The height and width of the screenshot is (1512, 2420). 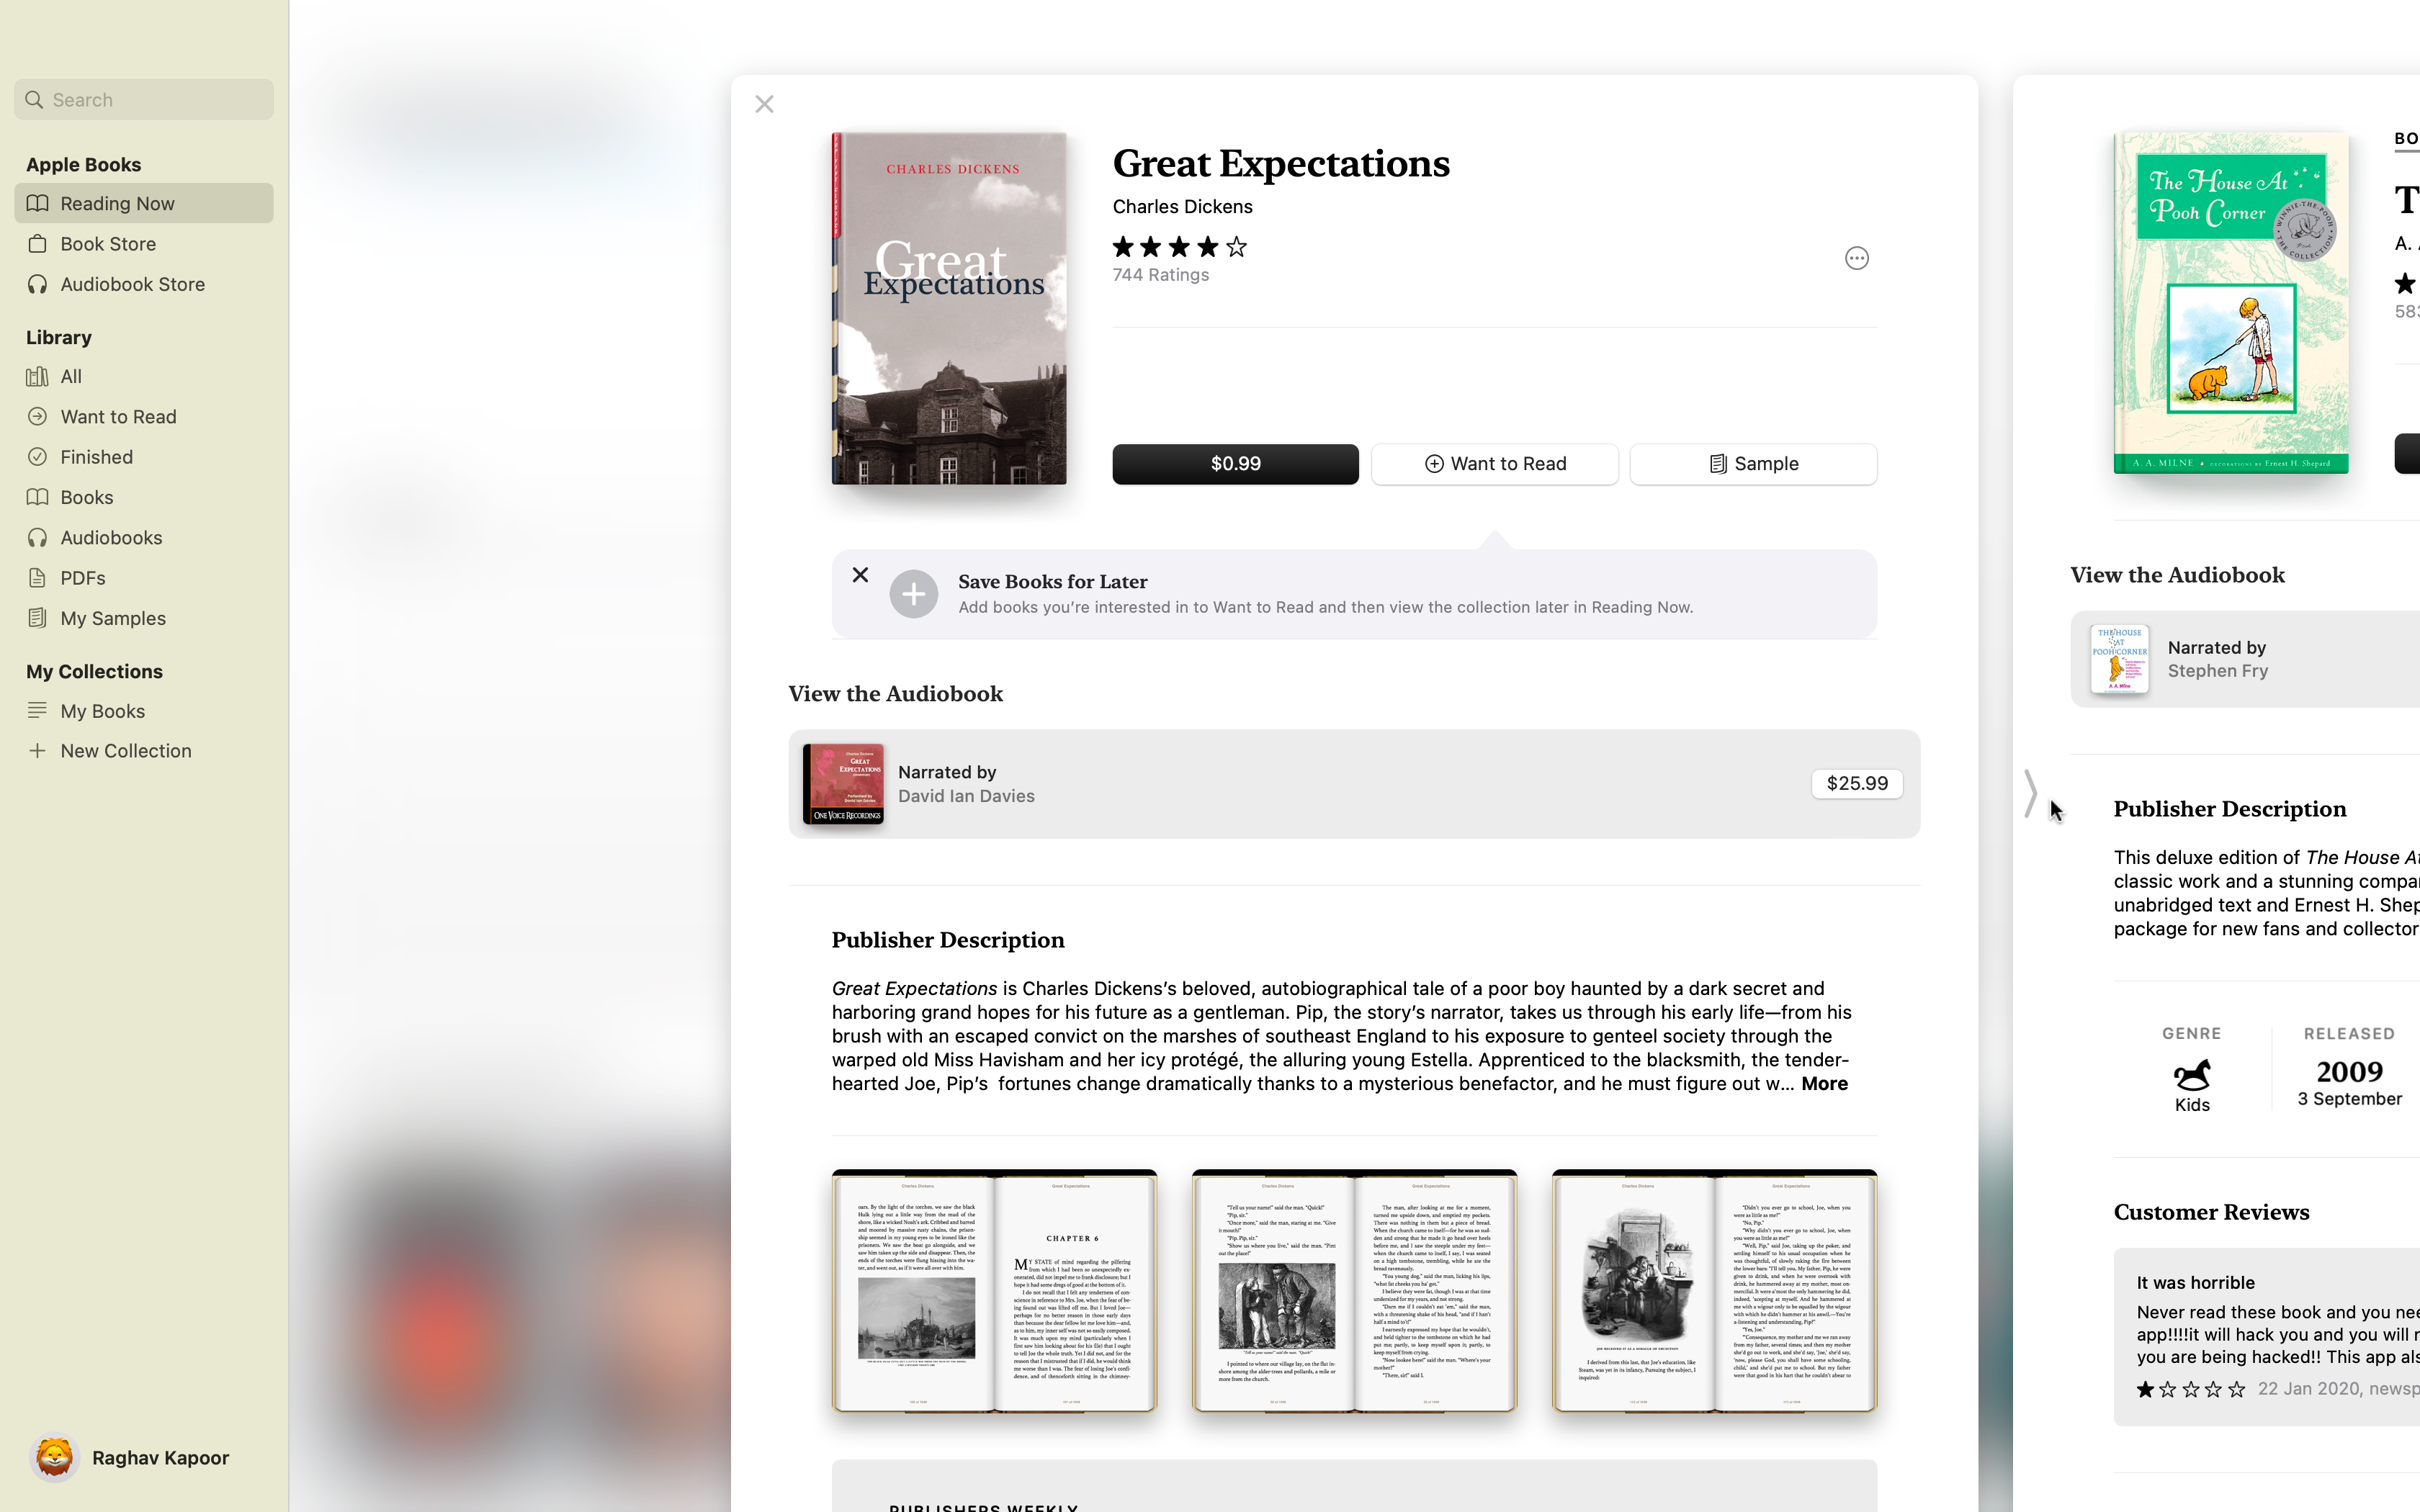 What do you see at coordinates (4549600, 1669248) in the screenshot?
I see `Lower the page to view the biography of the author` at bounding box center [4549600, 1669248].